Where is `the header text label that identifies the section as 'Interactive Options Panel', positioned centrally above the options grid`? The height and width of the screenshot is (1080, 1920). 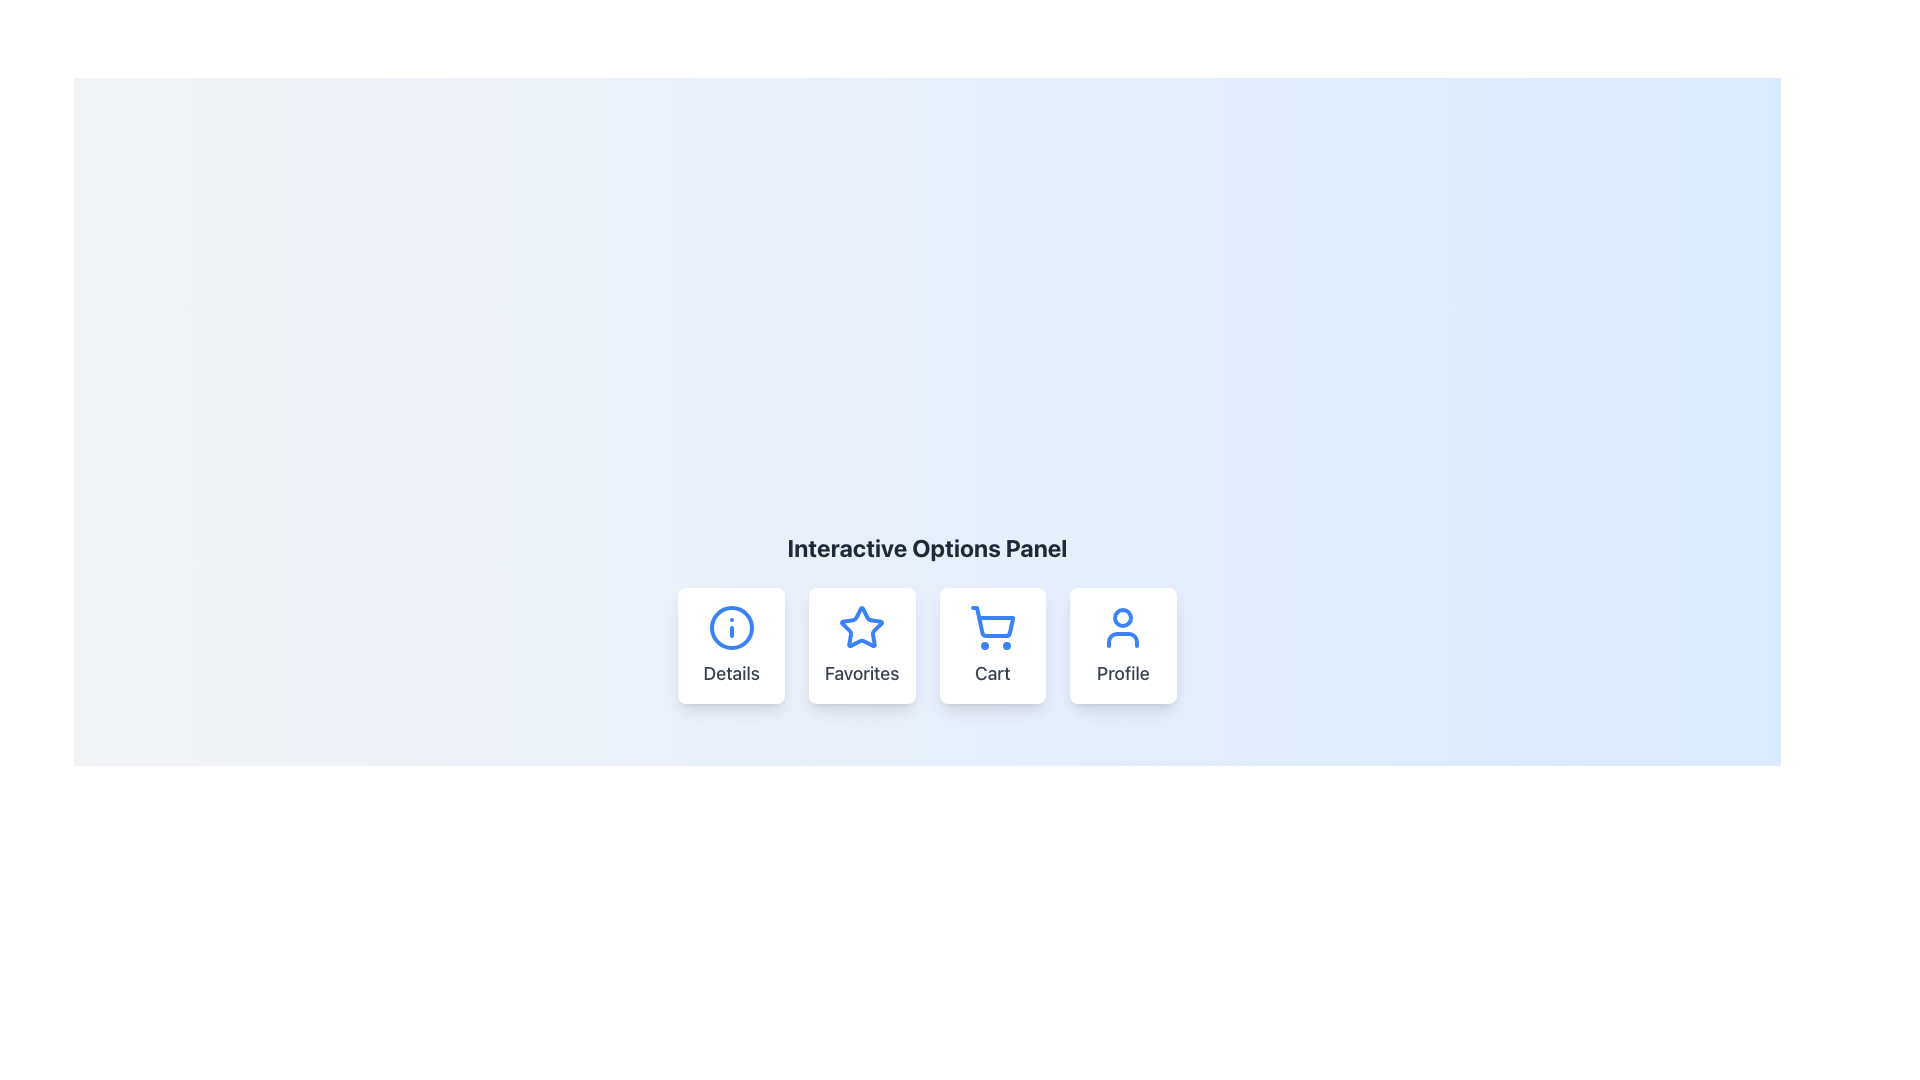 the header text label that identifies the section as 'Interactive Options Panel', positioned centrally above the options grid is located at coordinates (926, 547).